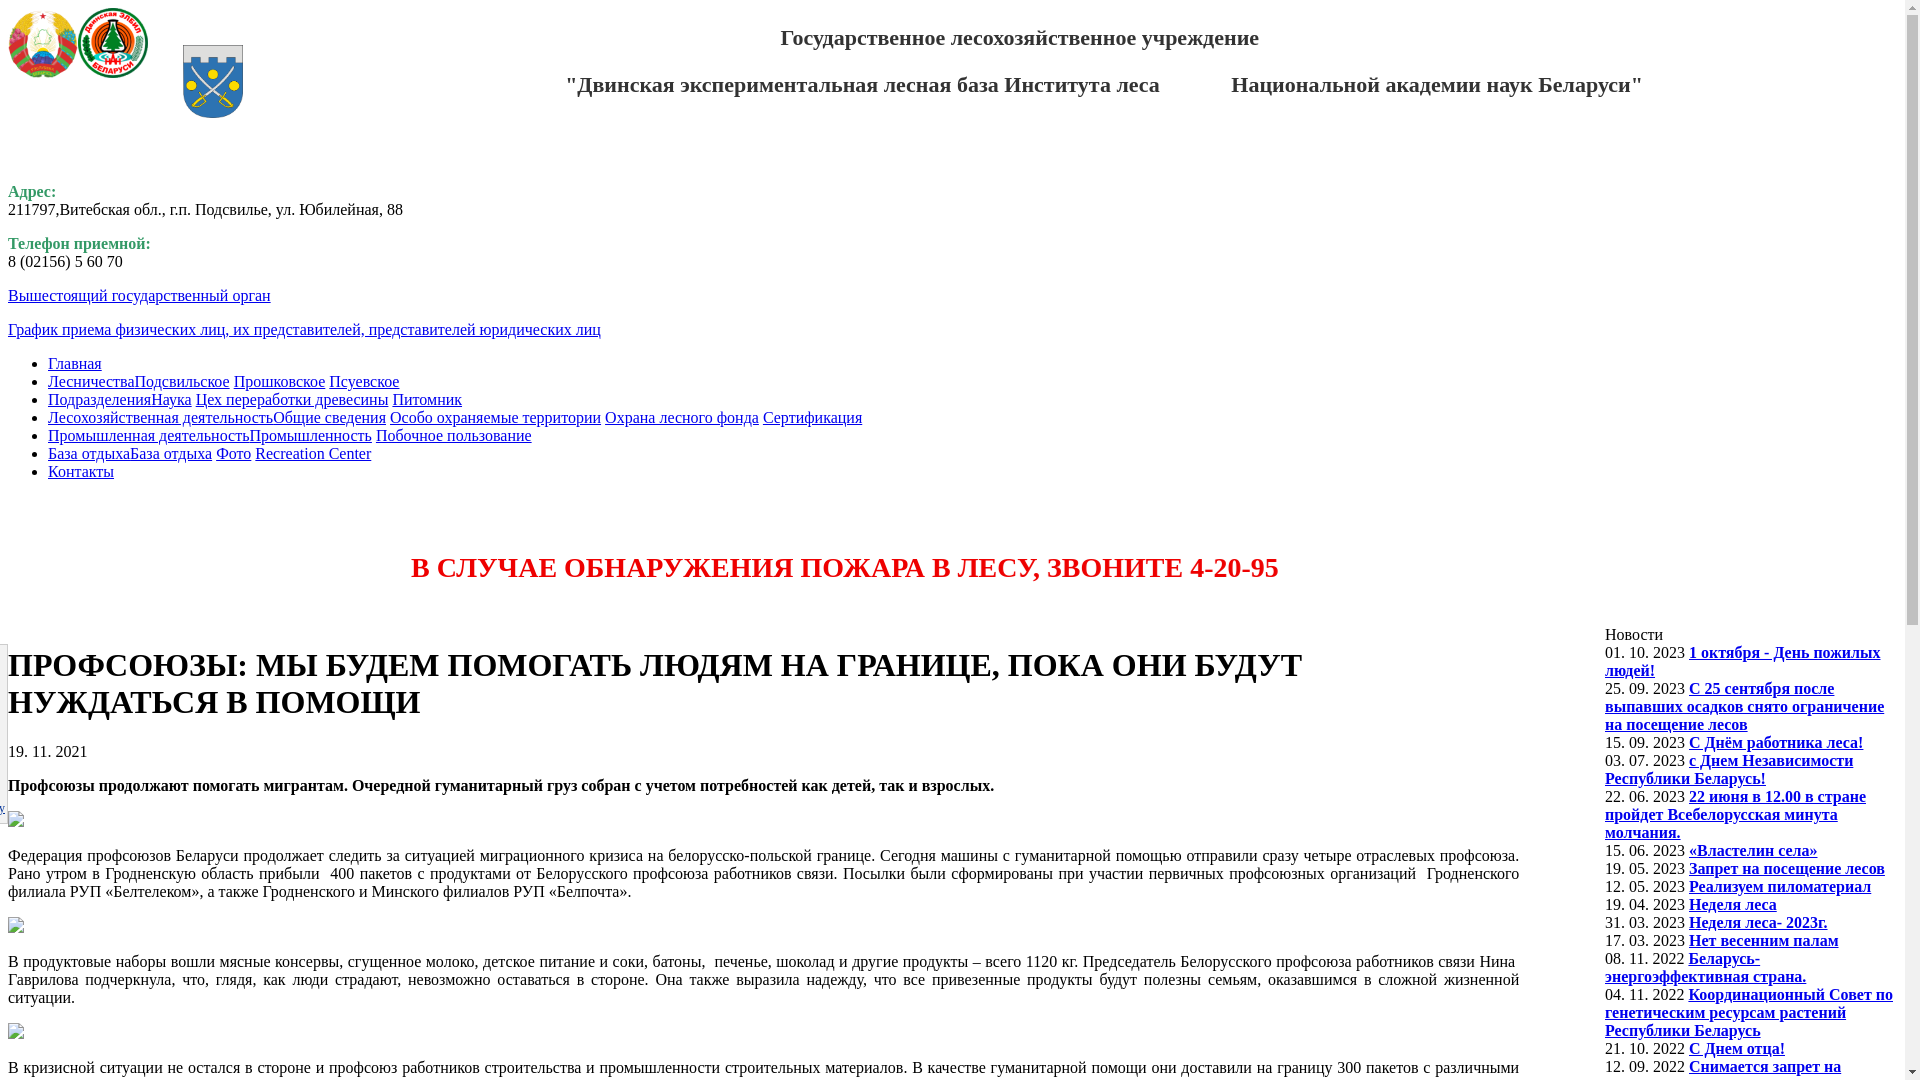  I want to click on 'Recreation Center', so click(311, 453).